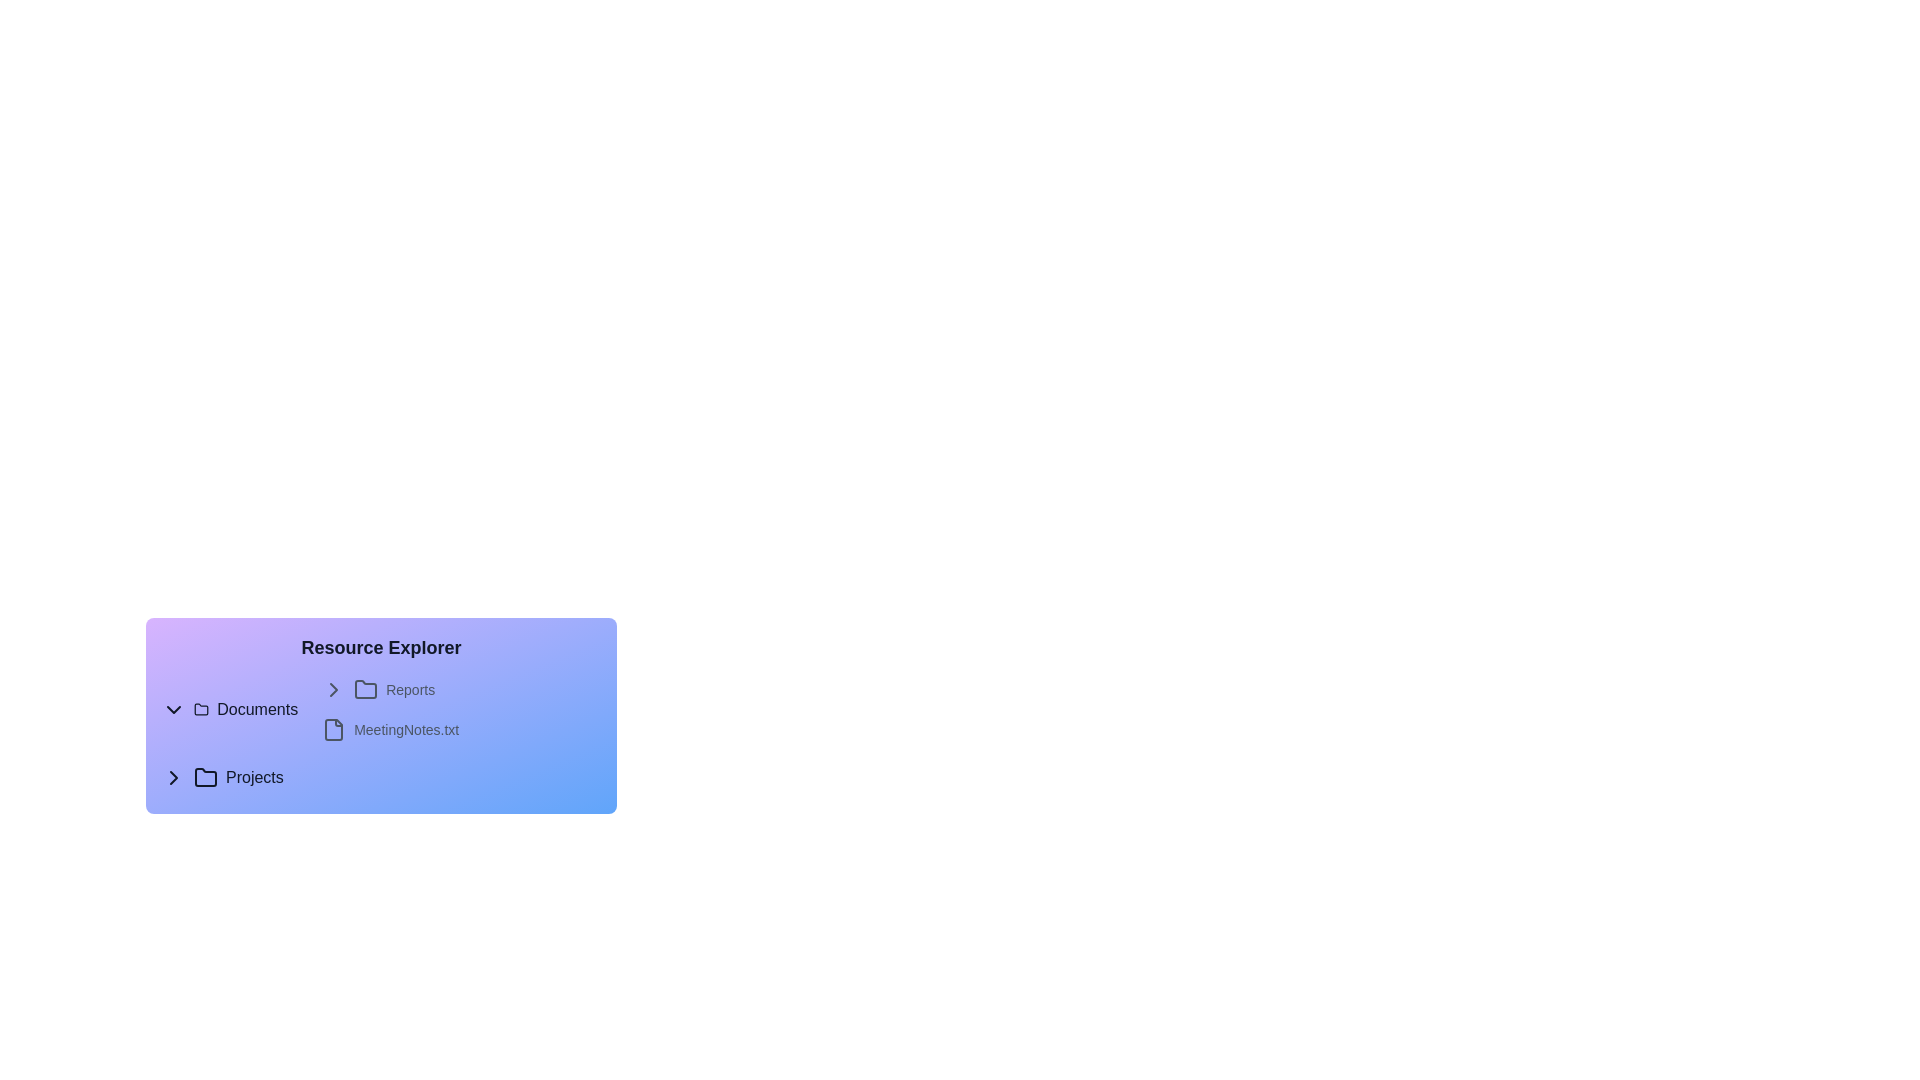  What do you see at coordinates (201, 708) in the screenshot?
I see `the small folder icon located to the left of the 'Documents' label in the hierarchical list` at bounding box center [201, 708].